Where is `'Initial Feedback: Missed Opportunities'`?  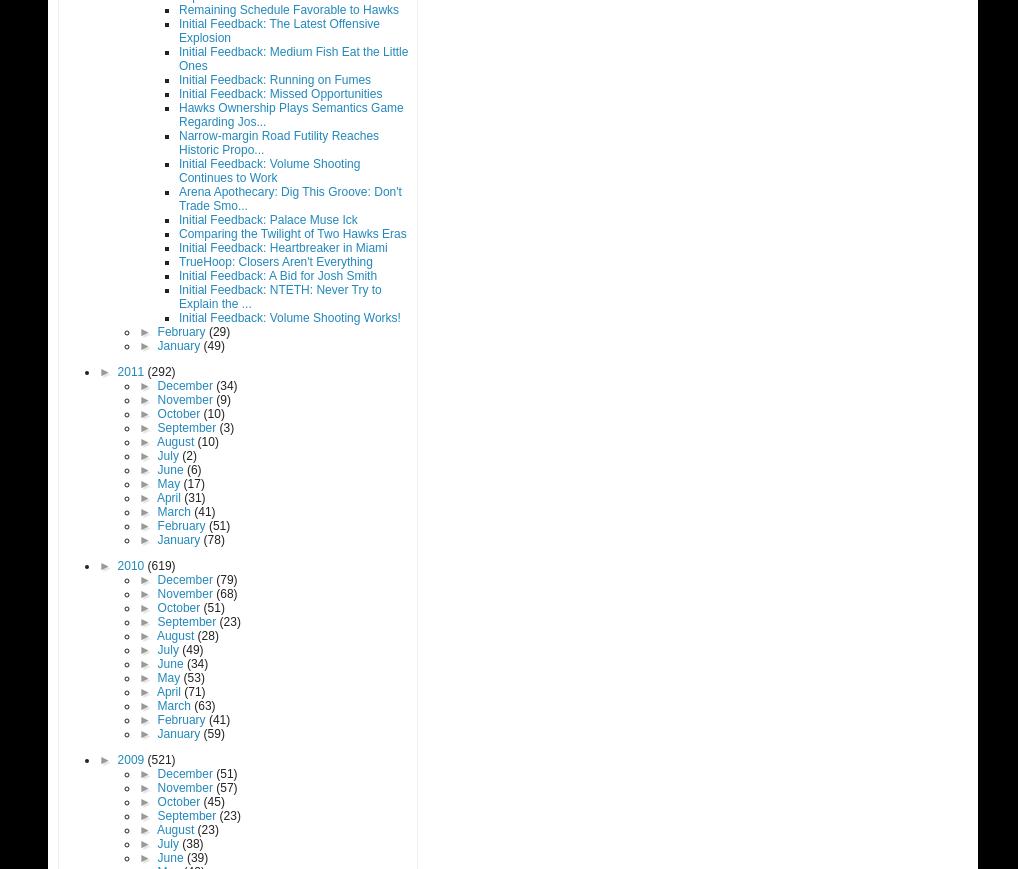
'Initial Feedback: Missed Opportunities' is located at coordinates (280, 93).